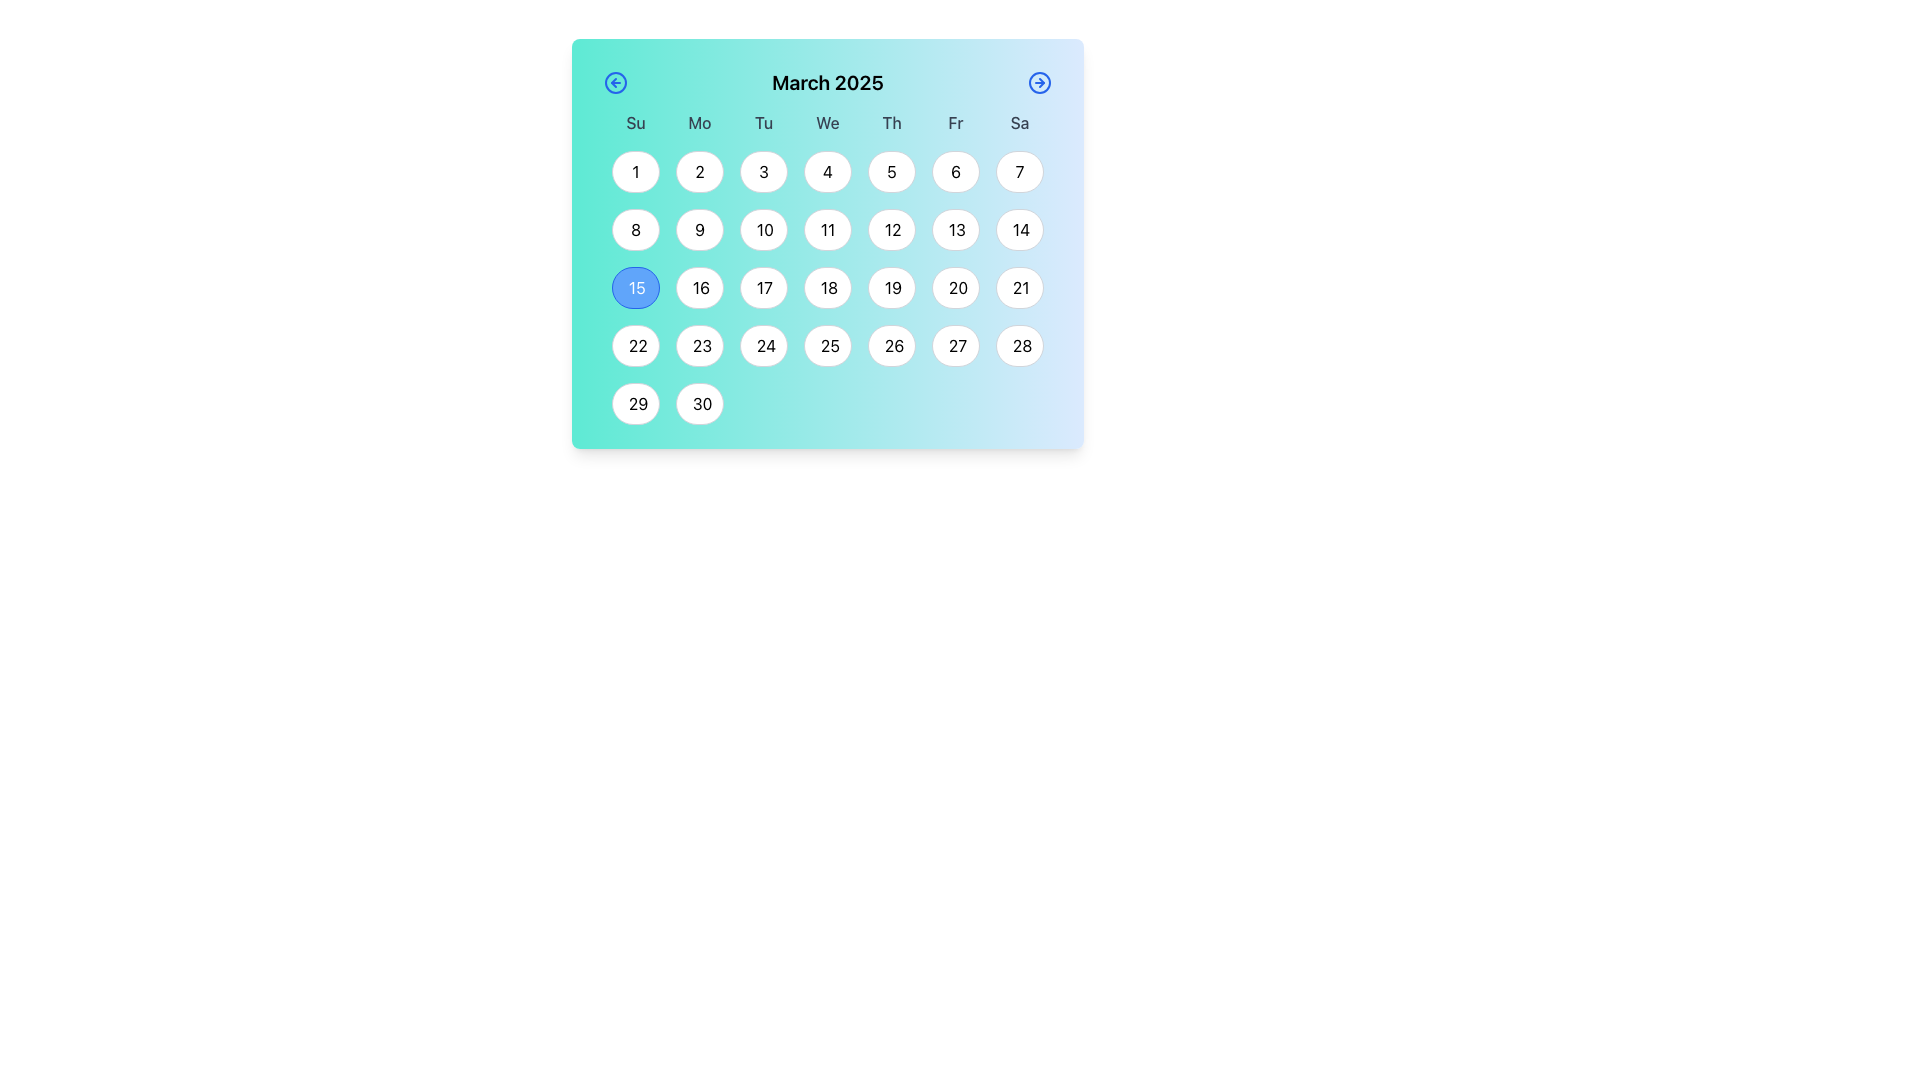 The height and width of the screenshot is (1080, 1920). What do you see at coordinates (614, 82) in the screenshot?
I see `the back button icon located in the upper-left corner of the calendar interface` at bounding box center [614, 82].